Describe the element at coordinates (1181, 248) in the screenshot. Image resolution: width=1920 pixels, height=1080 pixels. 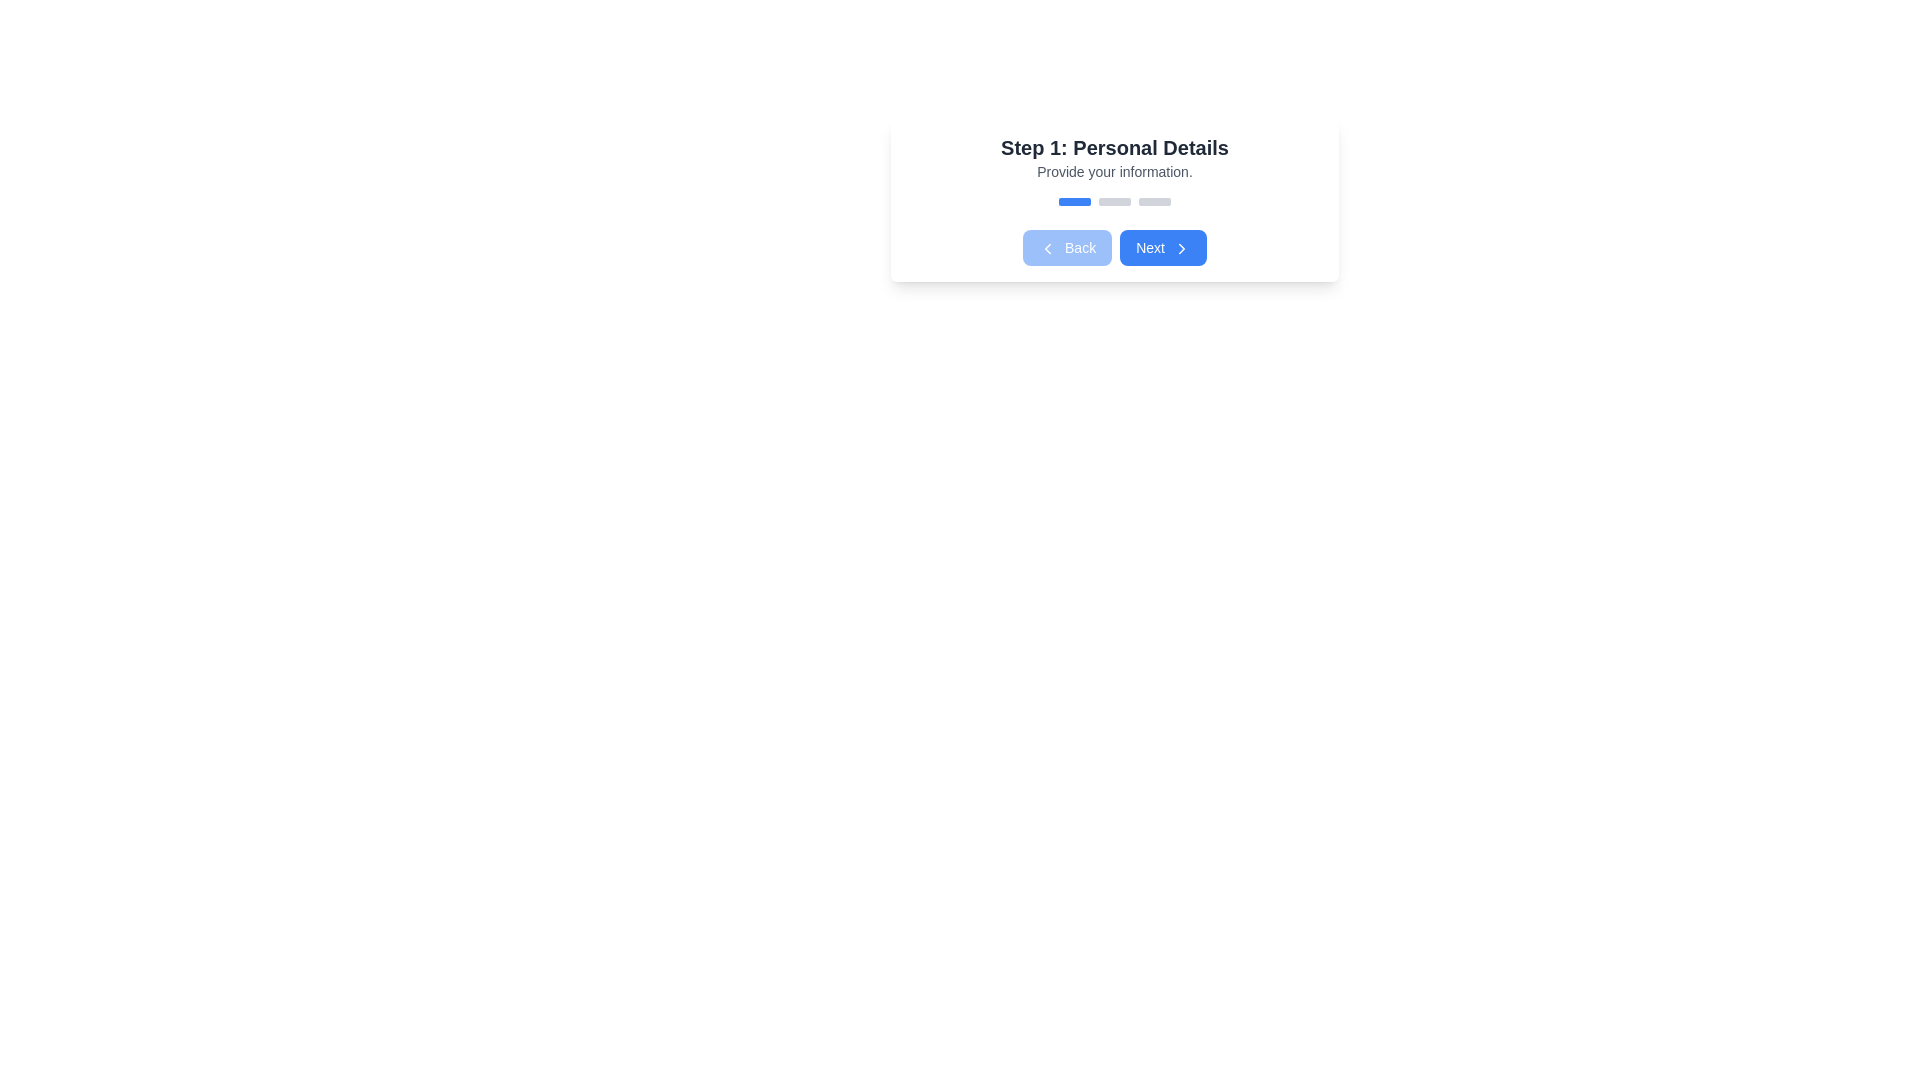
I see `the small right-pointing arrow icon with a blue background and white stroke inside the 'Next' button` at that location.